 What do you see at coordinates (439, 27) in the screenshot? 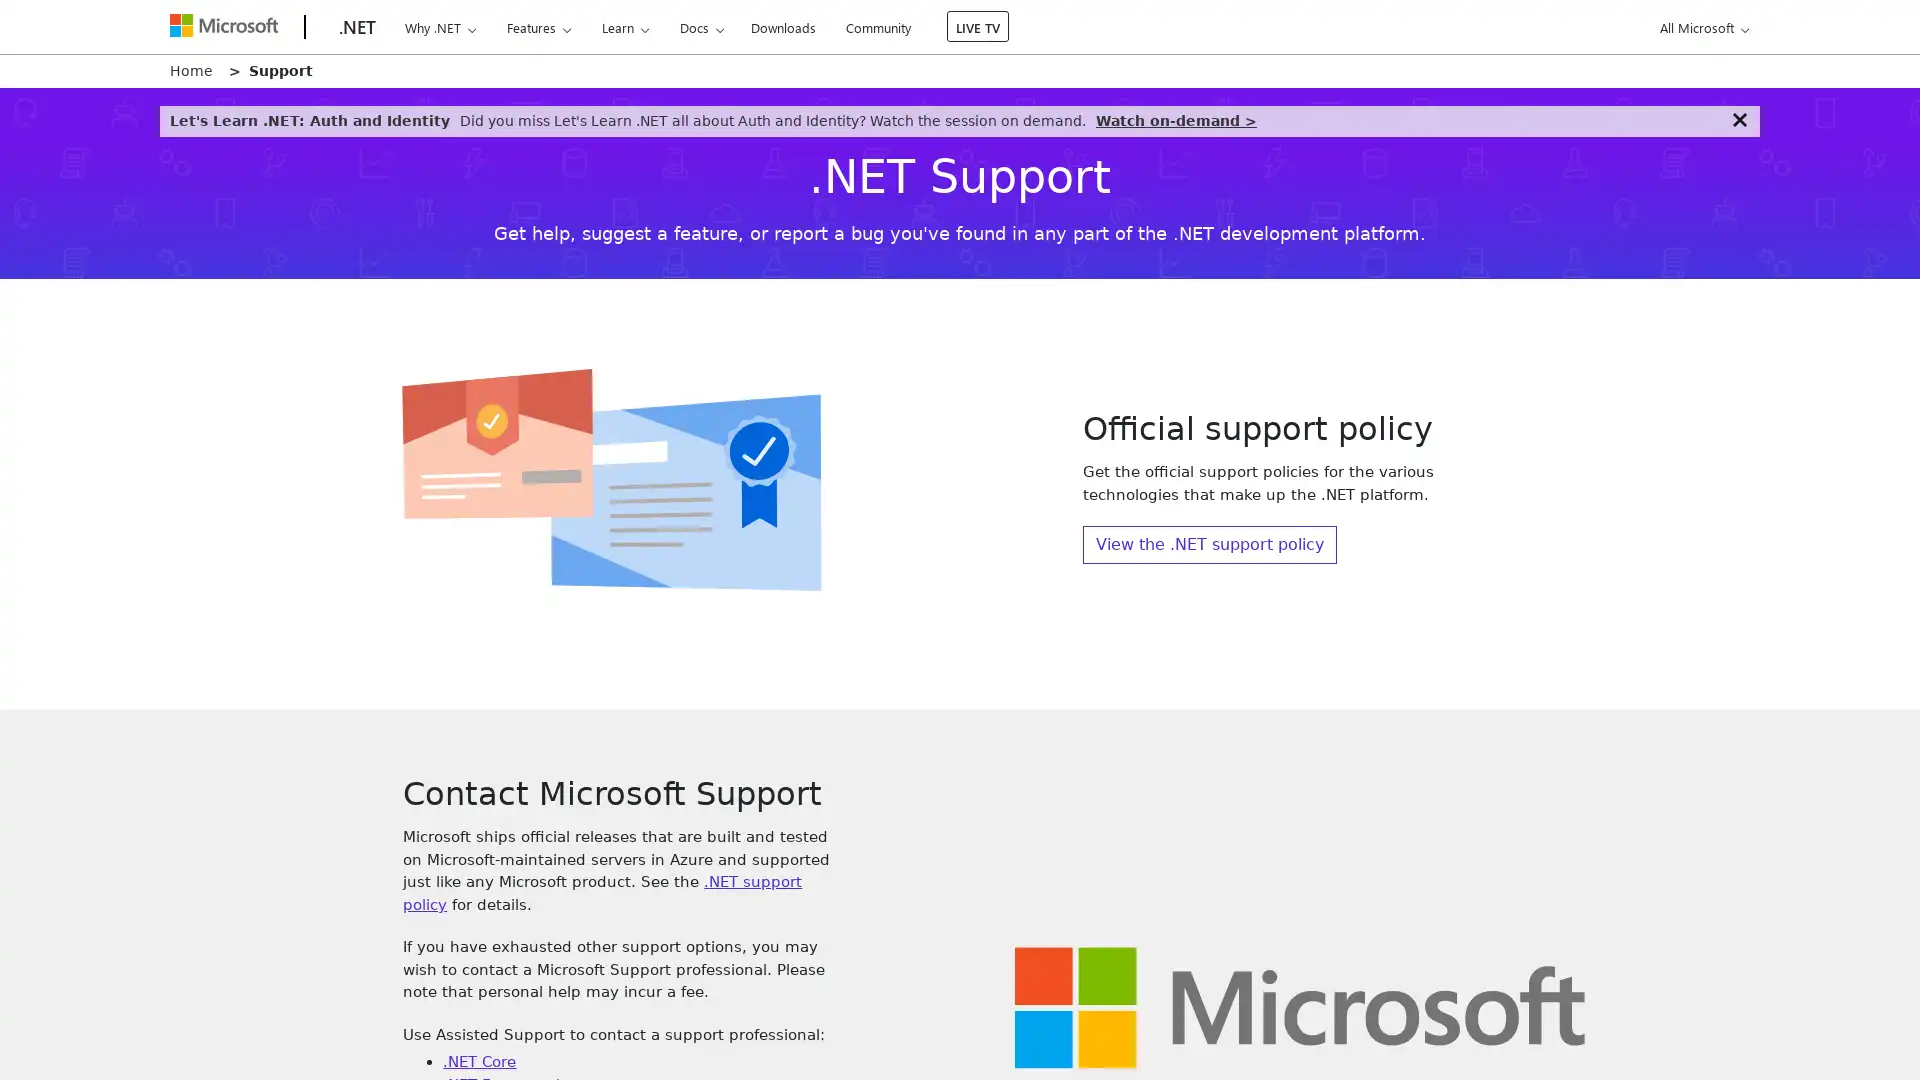
I see `Why .NET` at bounding box center [439, 27].